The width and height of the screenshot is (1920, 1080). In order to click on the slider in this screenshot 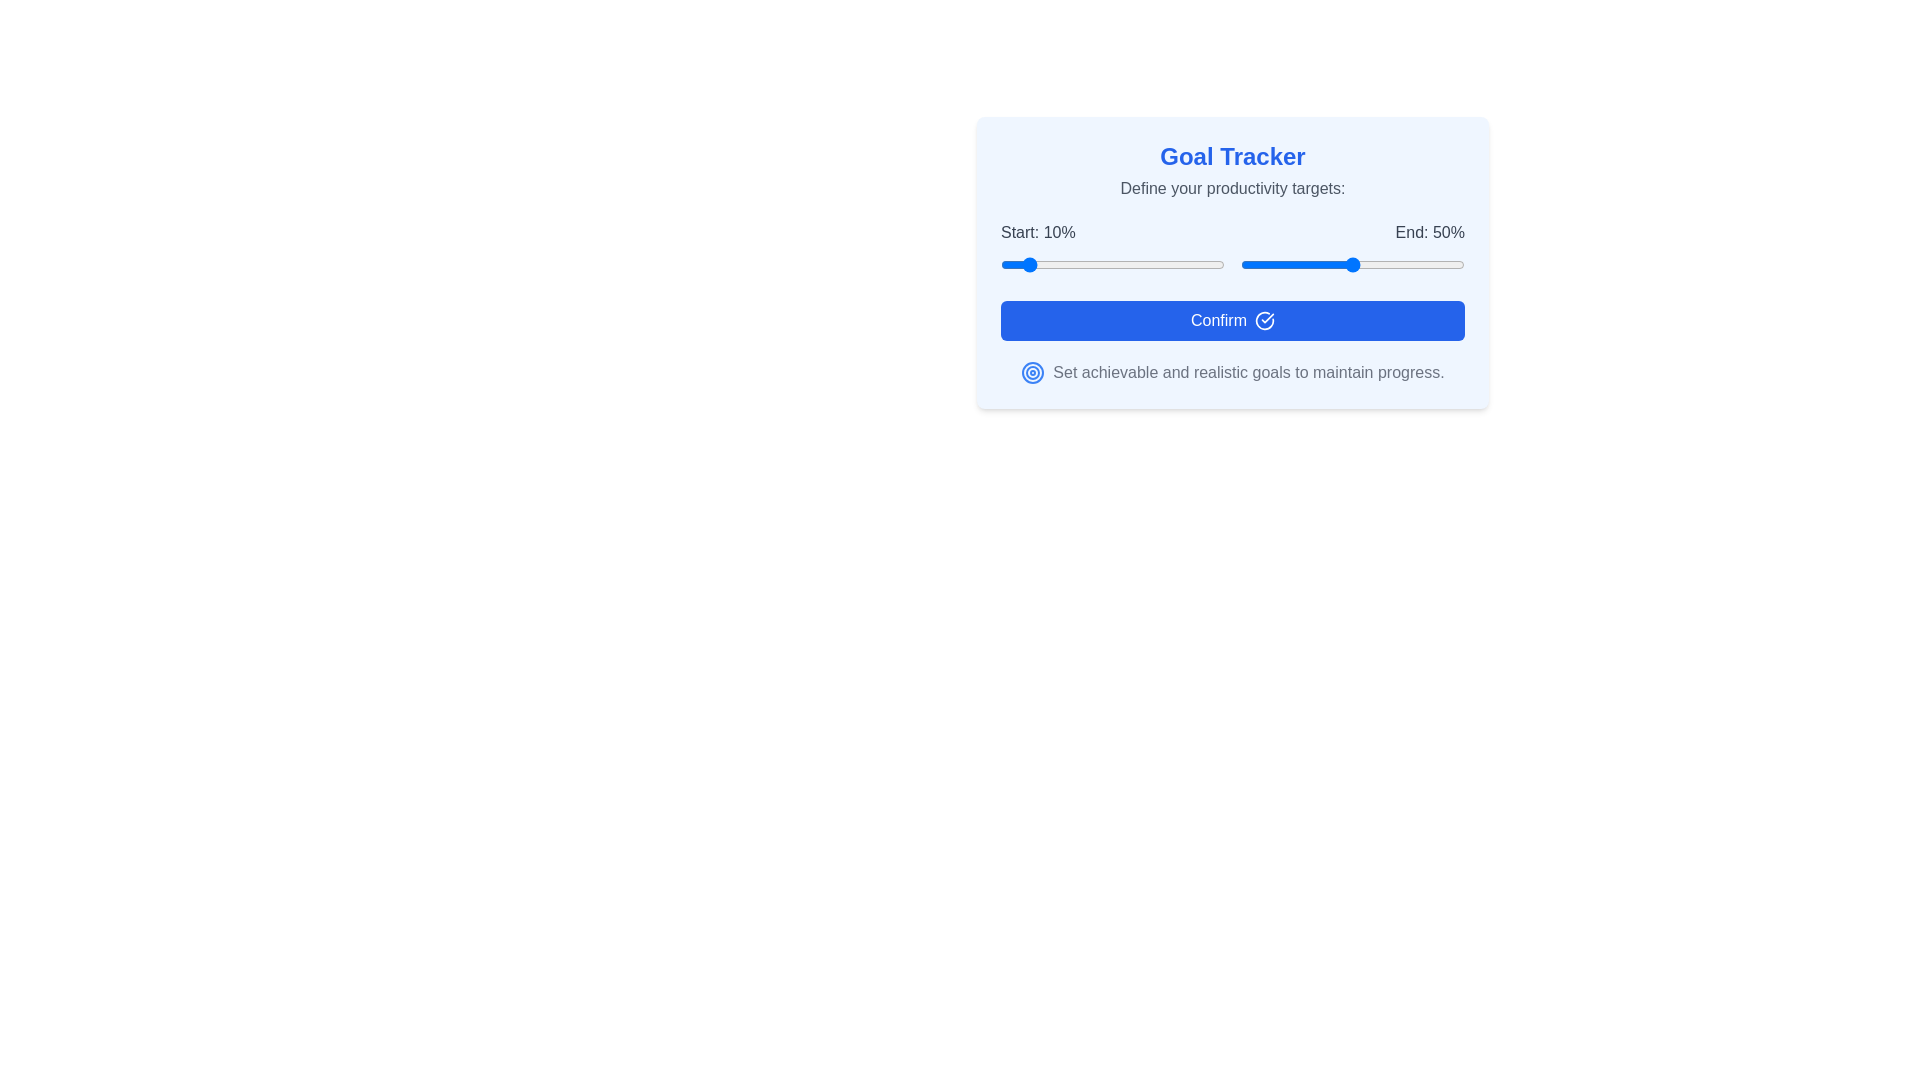, I will do `click(1303, 264)`.